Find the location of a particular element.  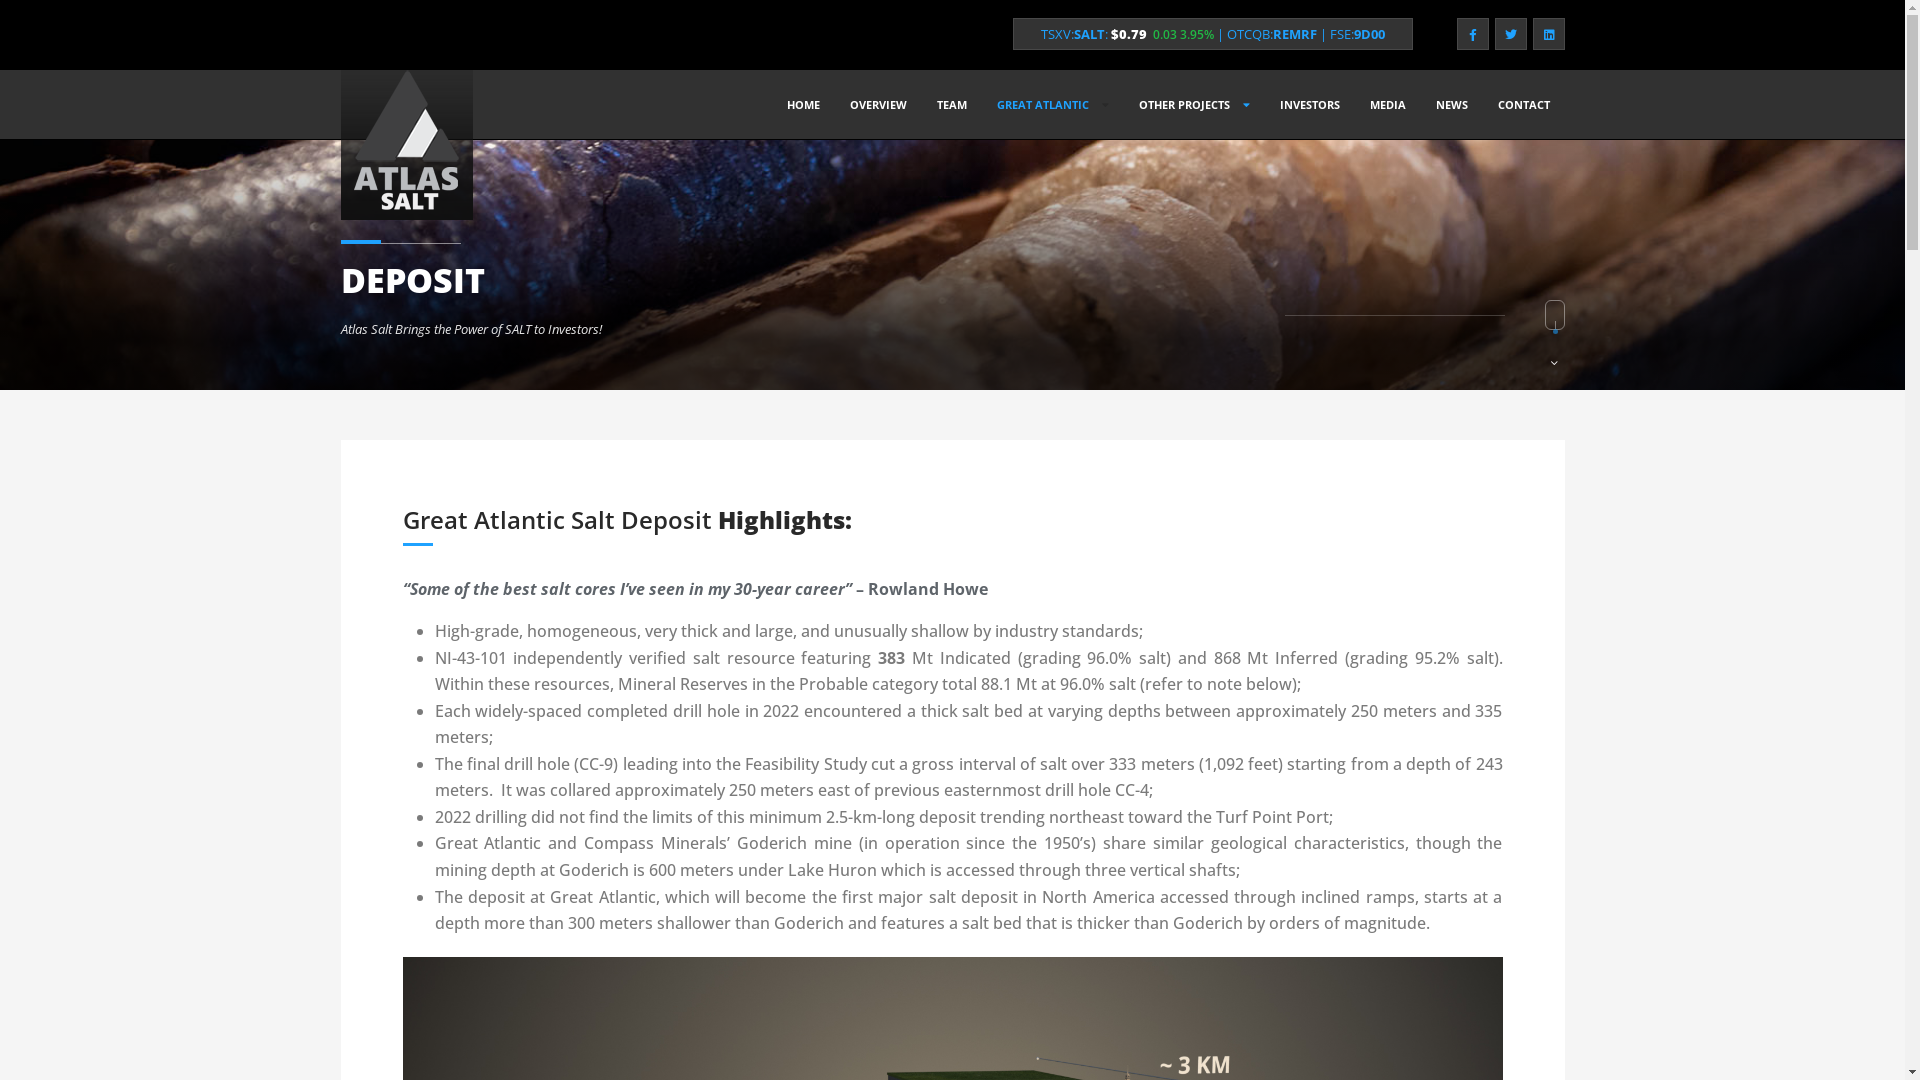

'MEDIA' is located at coordinates (1386, 104).